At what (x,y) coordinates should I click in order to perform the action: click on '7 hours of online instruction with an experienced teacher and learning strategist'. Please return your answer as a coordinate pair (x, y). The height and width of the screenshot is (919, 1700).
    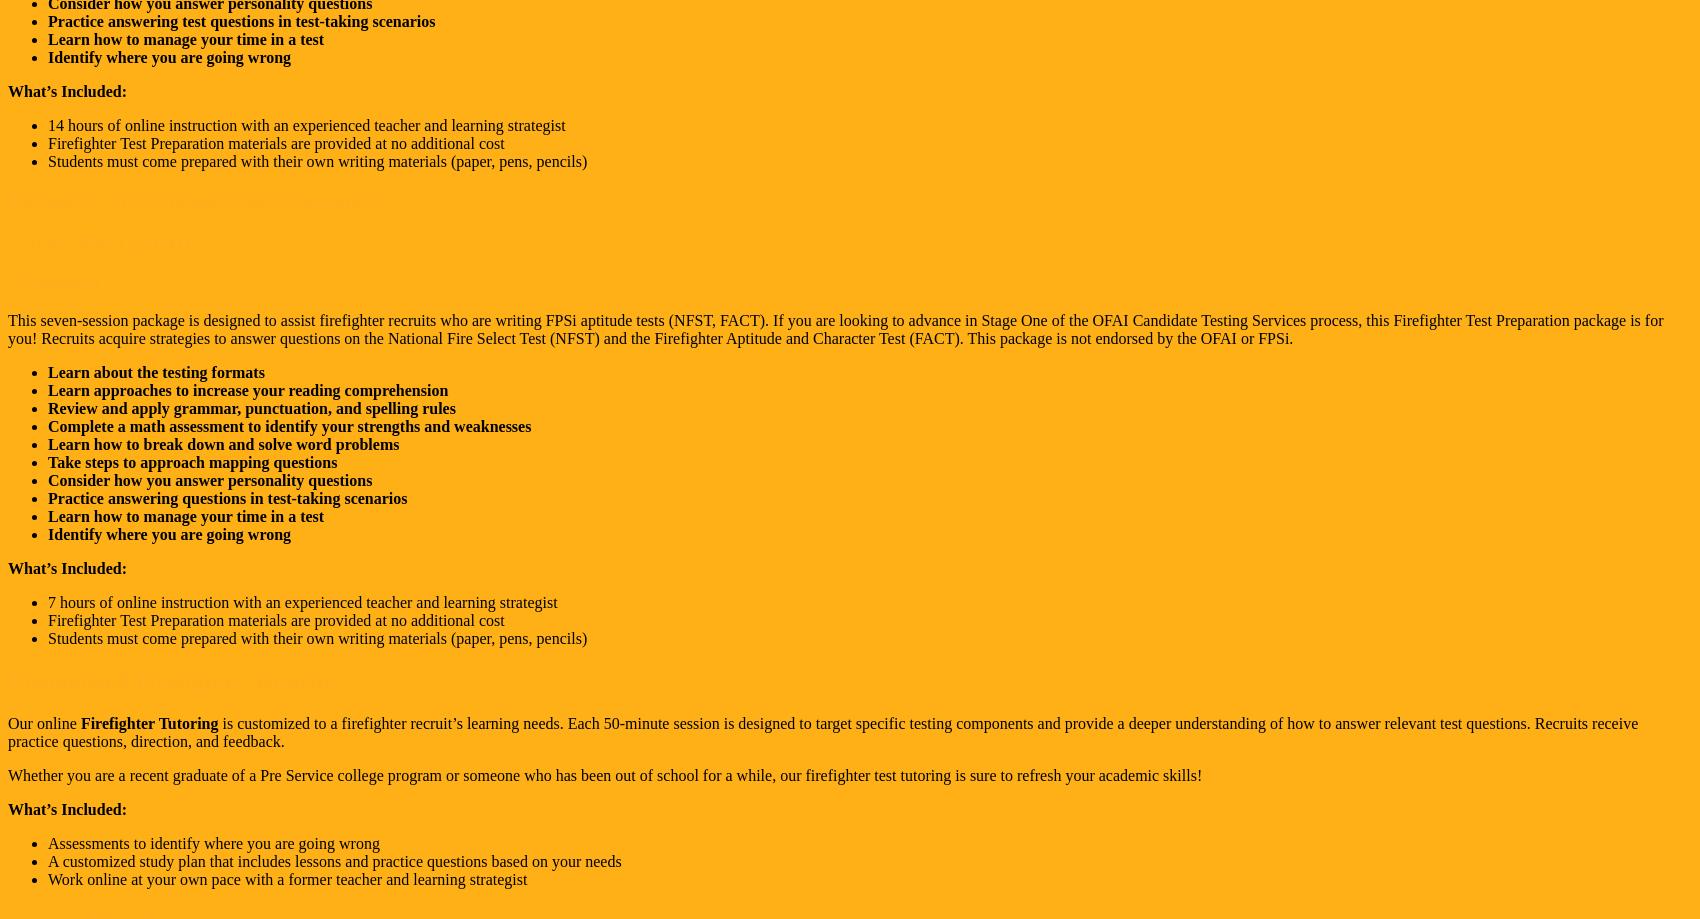
    Looking at the image, I should click on (302, 602).